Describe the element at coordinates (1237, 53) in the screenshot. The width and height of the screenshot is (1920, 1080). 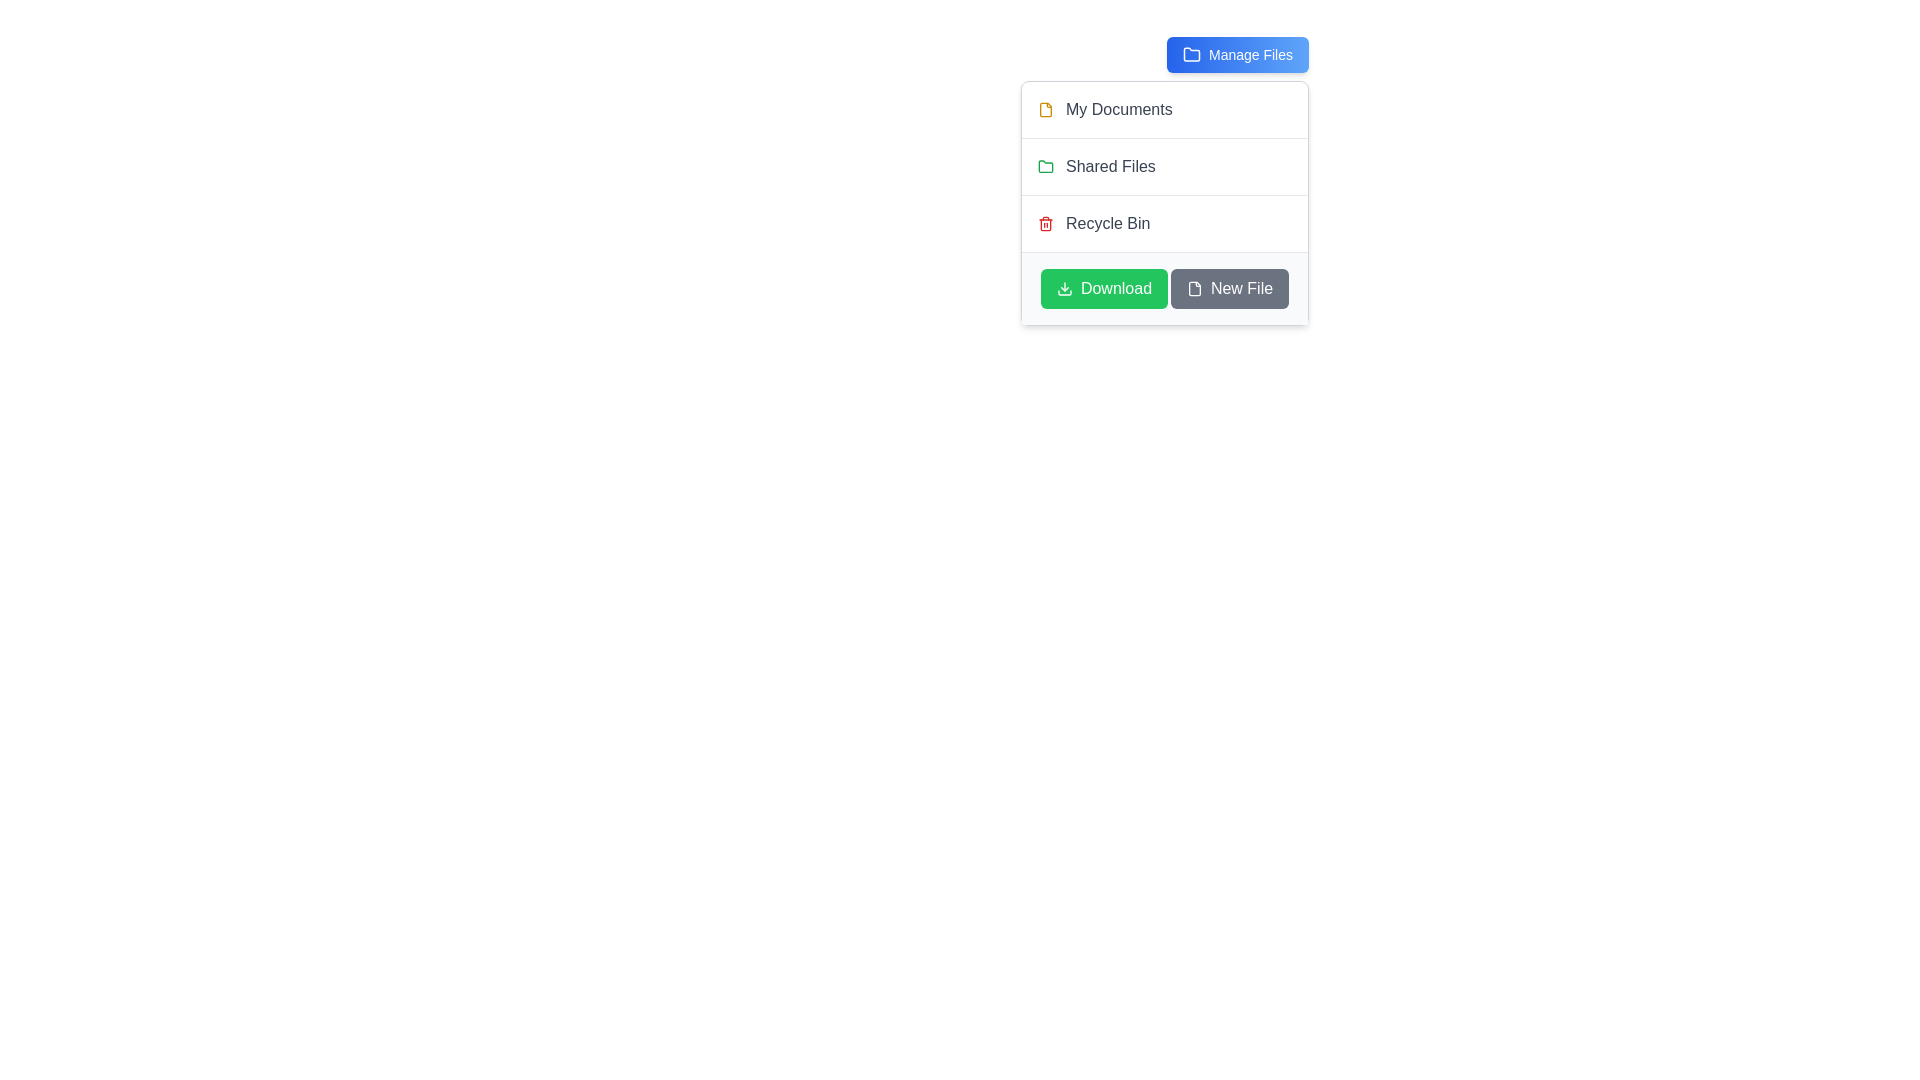
I see `the blue button labeled 'Manage Files' with a folder icon` at that location.